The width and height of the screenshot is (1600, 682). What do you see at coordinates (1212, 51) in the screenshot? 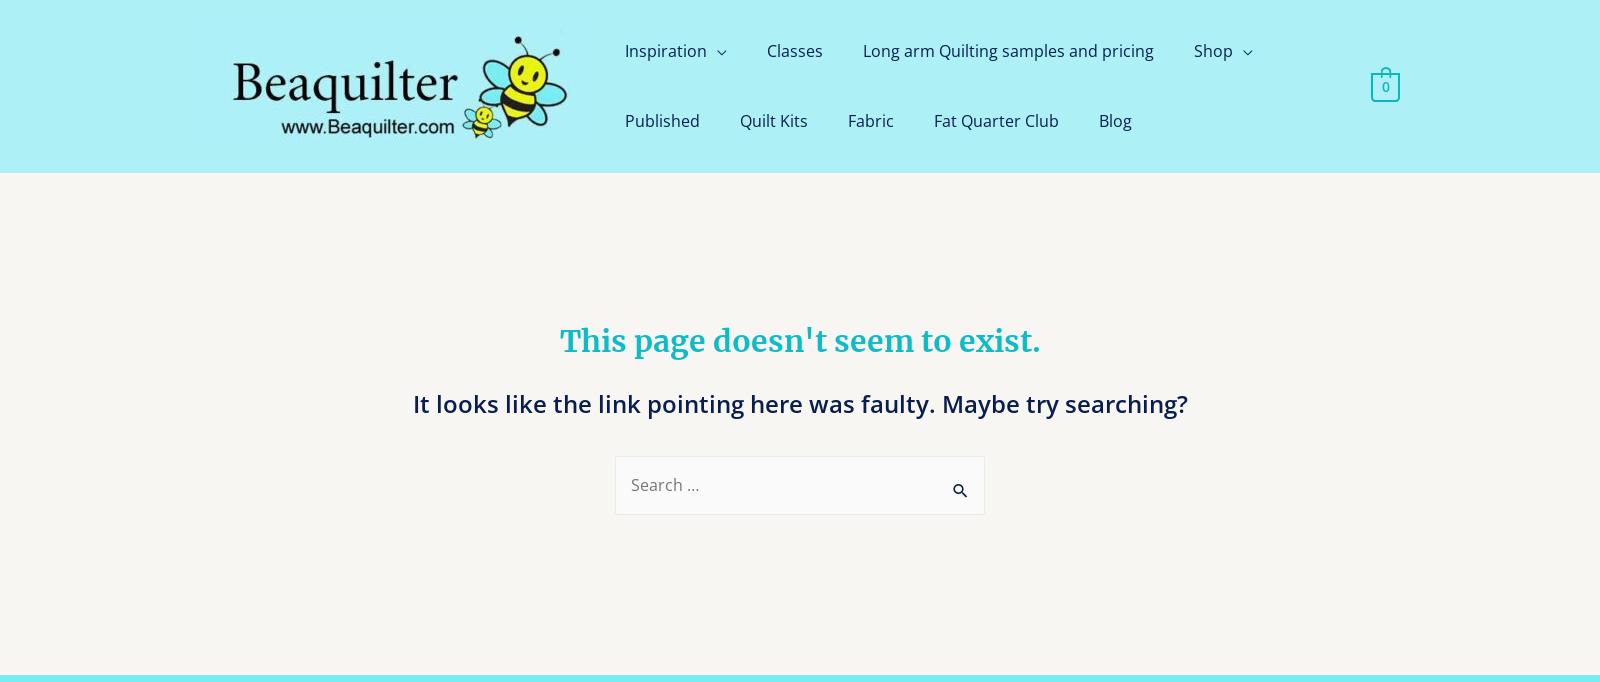
I see `'Shop'` at bounding box center [1212, 51].